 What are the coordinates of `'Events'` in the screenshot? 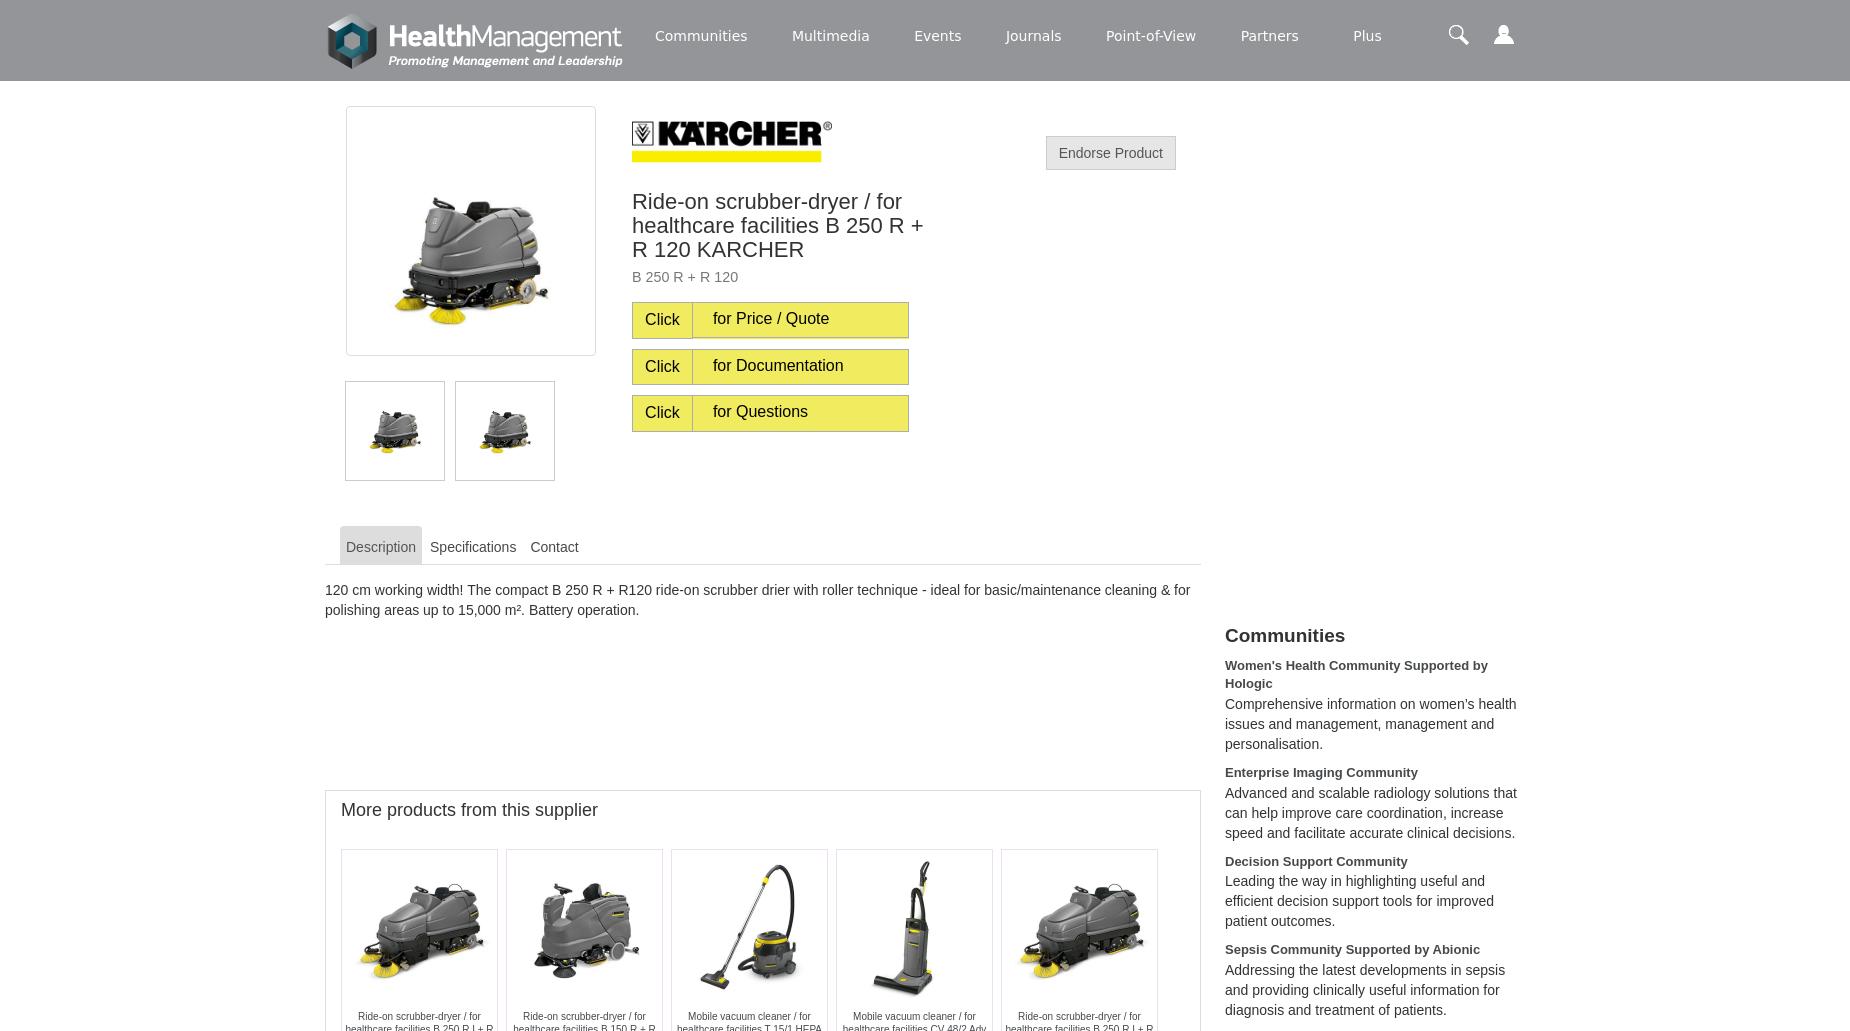 It's located at (936, 35).